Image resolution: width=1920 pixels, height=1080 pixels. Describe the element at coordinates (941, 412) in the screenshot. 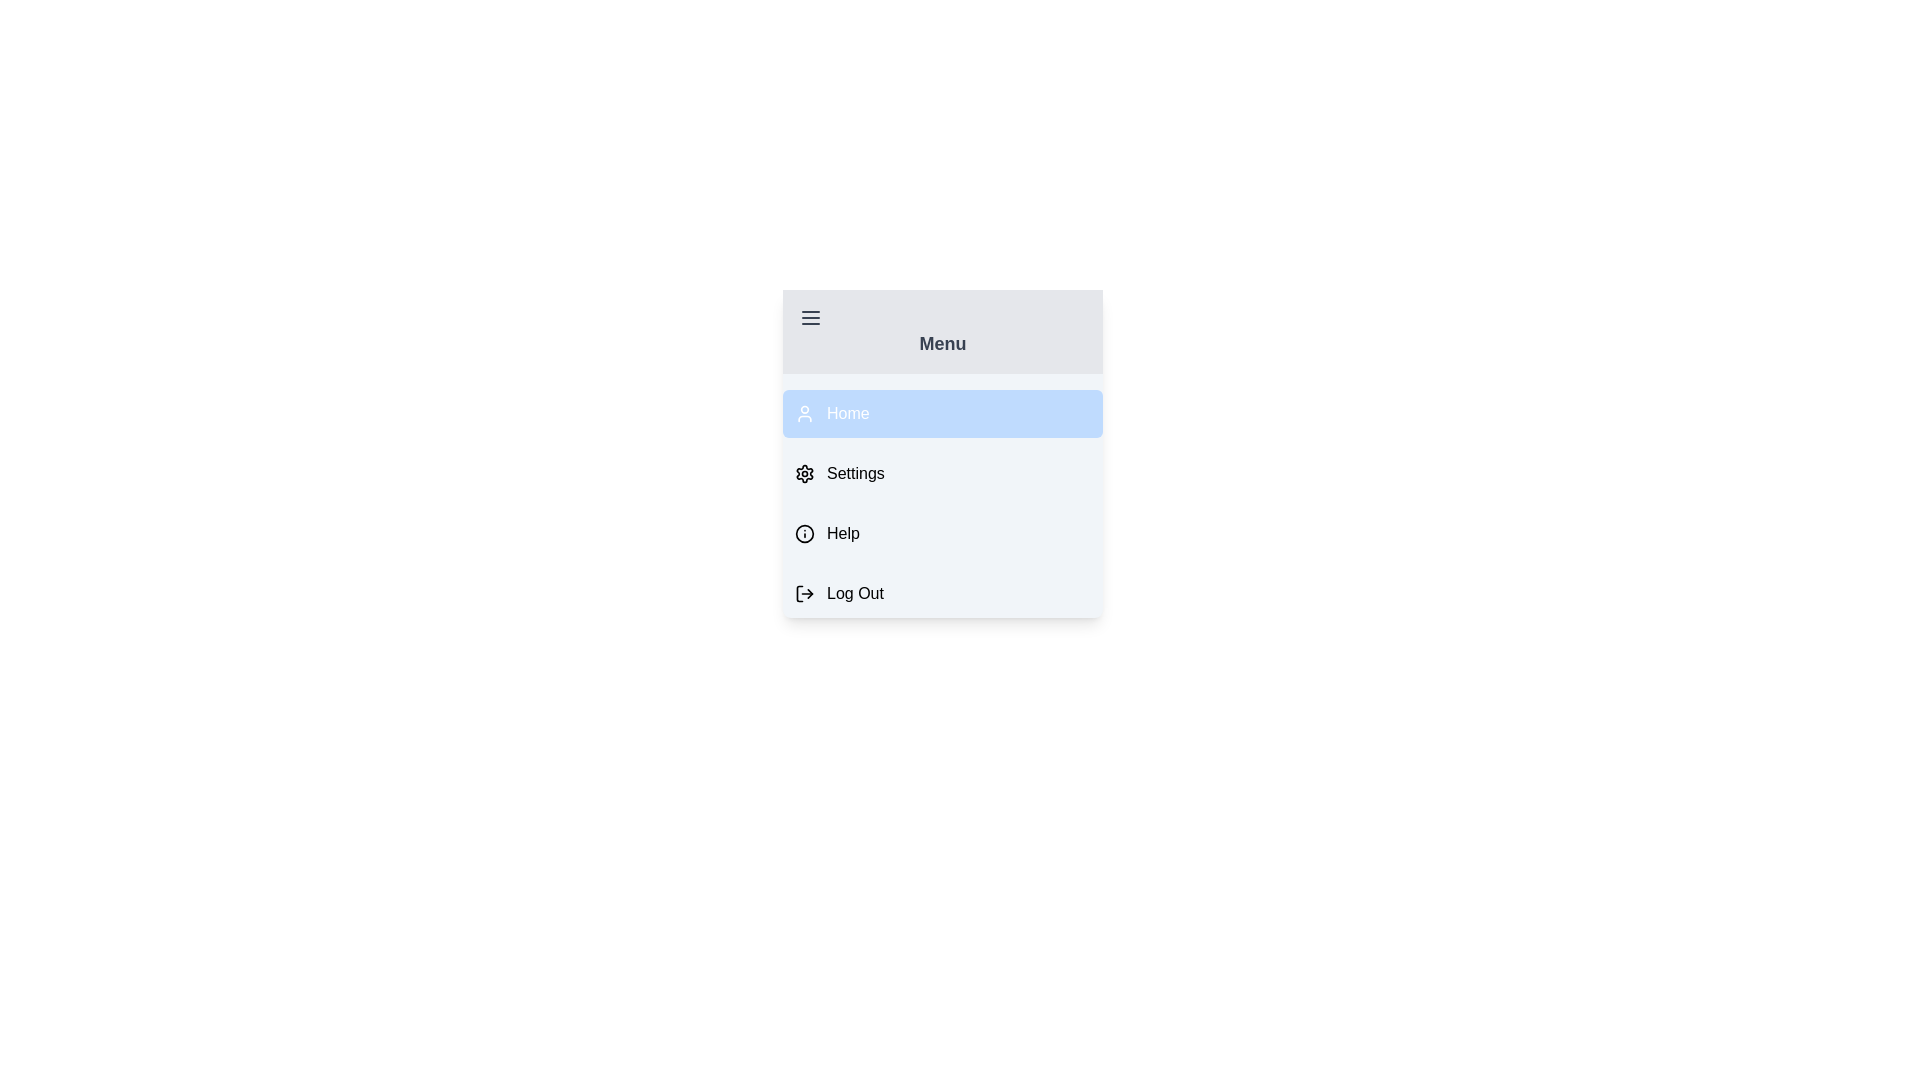

I see `the menu item labeled Home` at that location.